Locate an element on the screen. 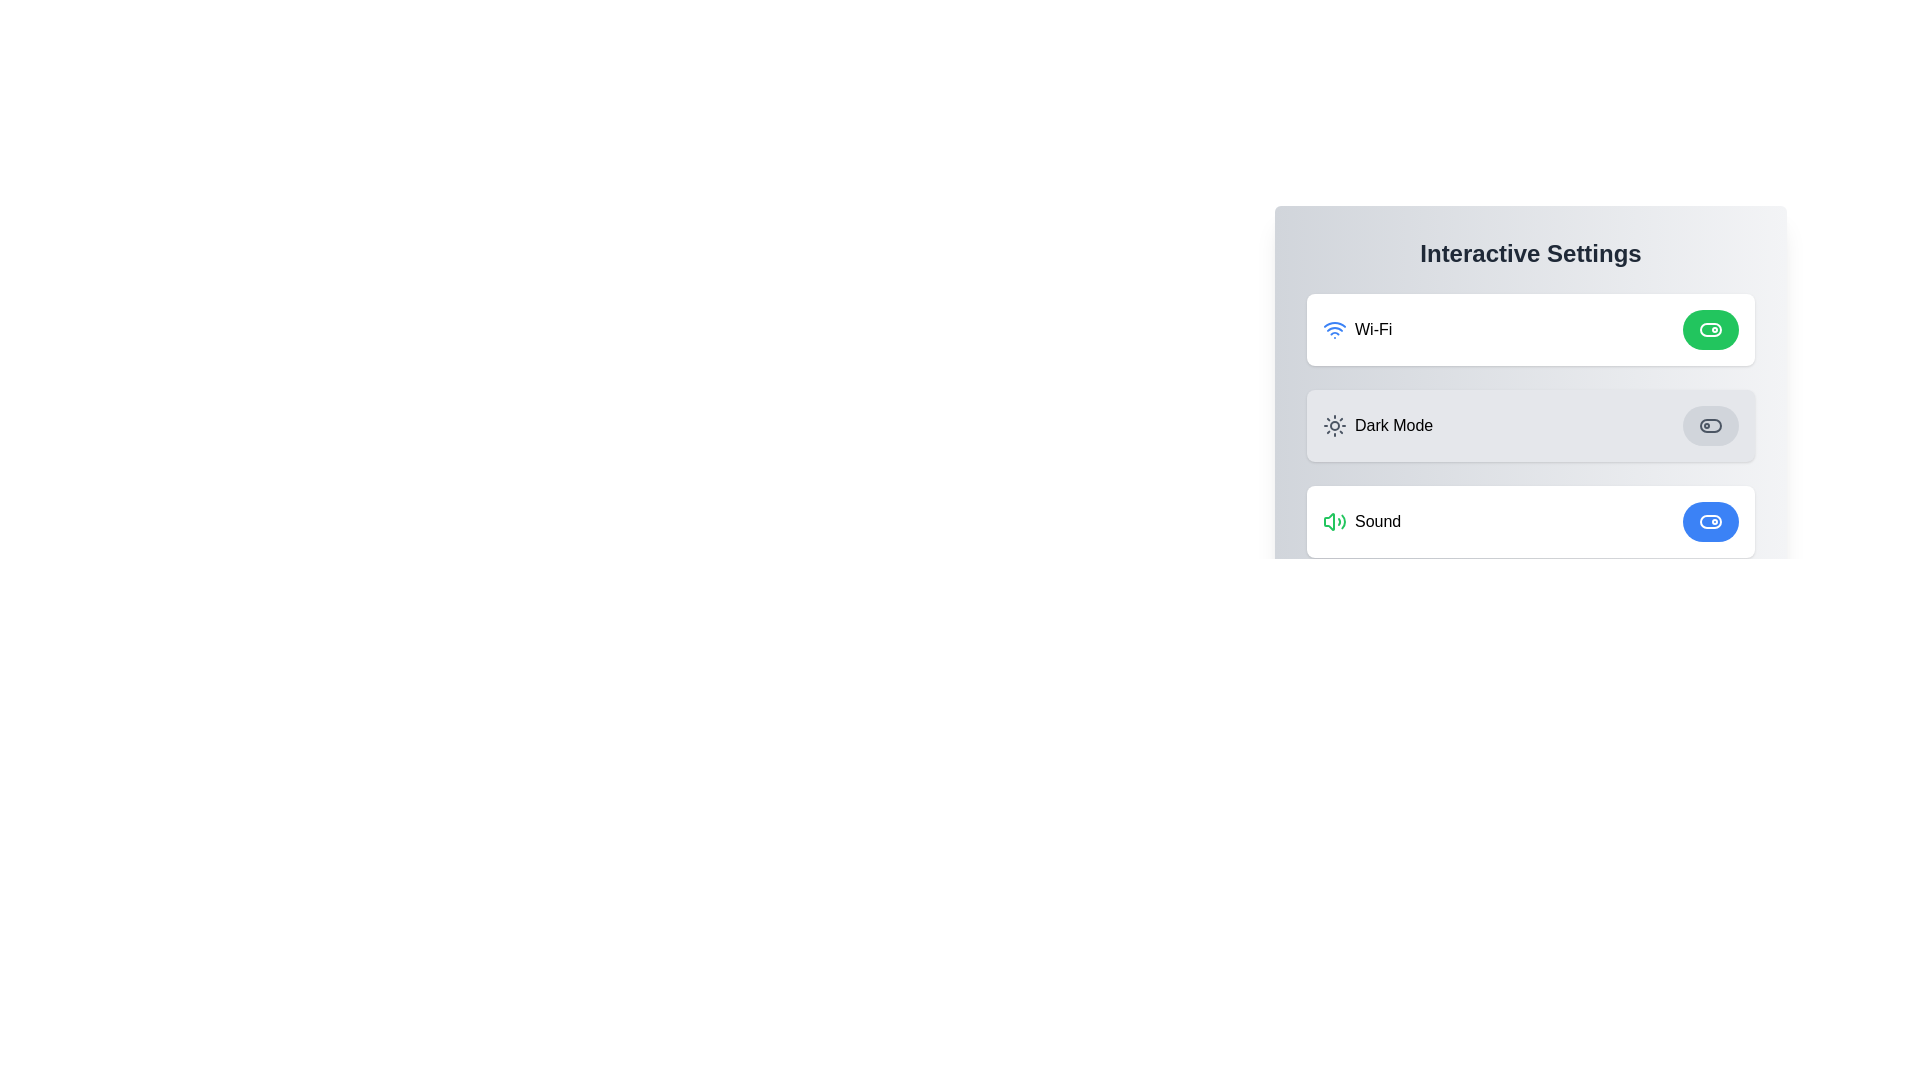 This screenshot has width=1920, height=1080. the 'Dark Mode' icon in the 'Interactive Settings' panel, which is positioned to the left of the 'Dark Mode' label text is located at coordinates (1334, 424).